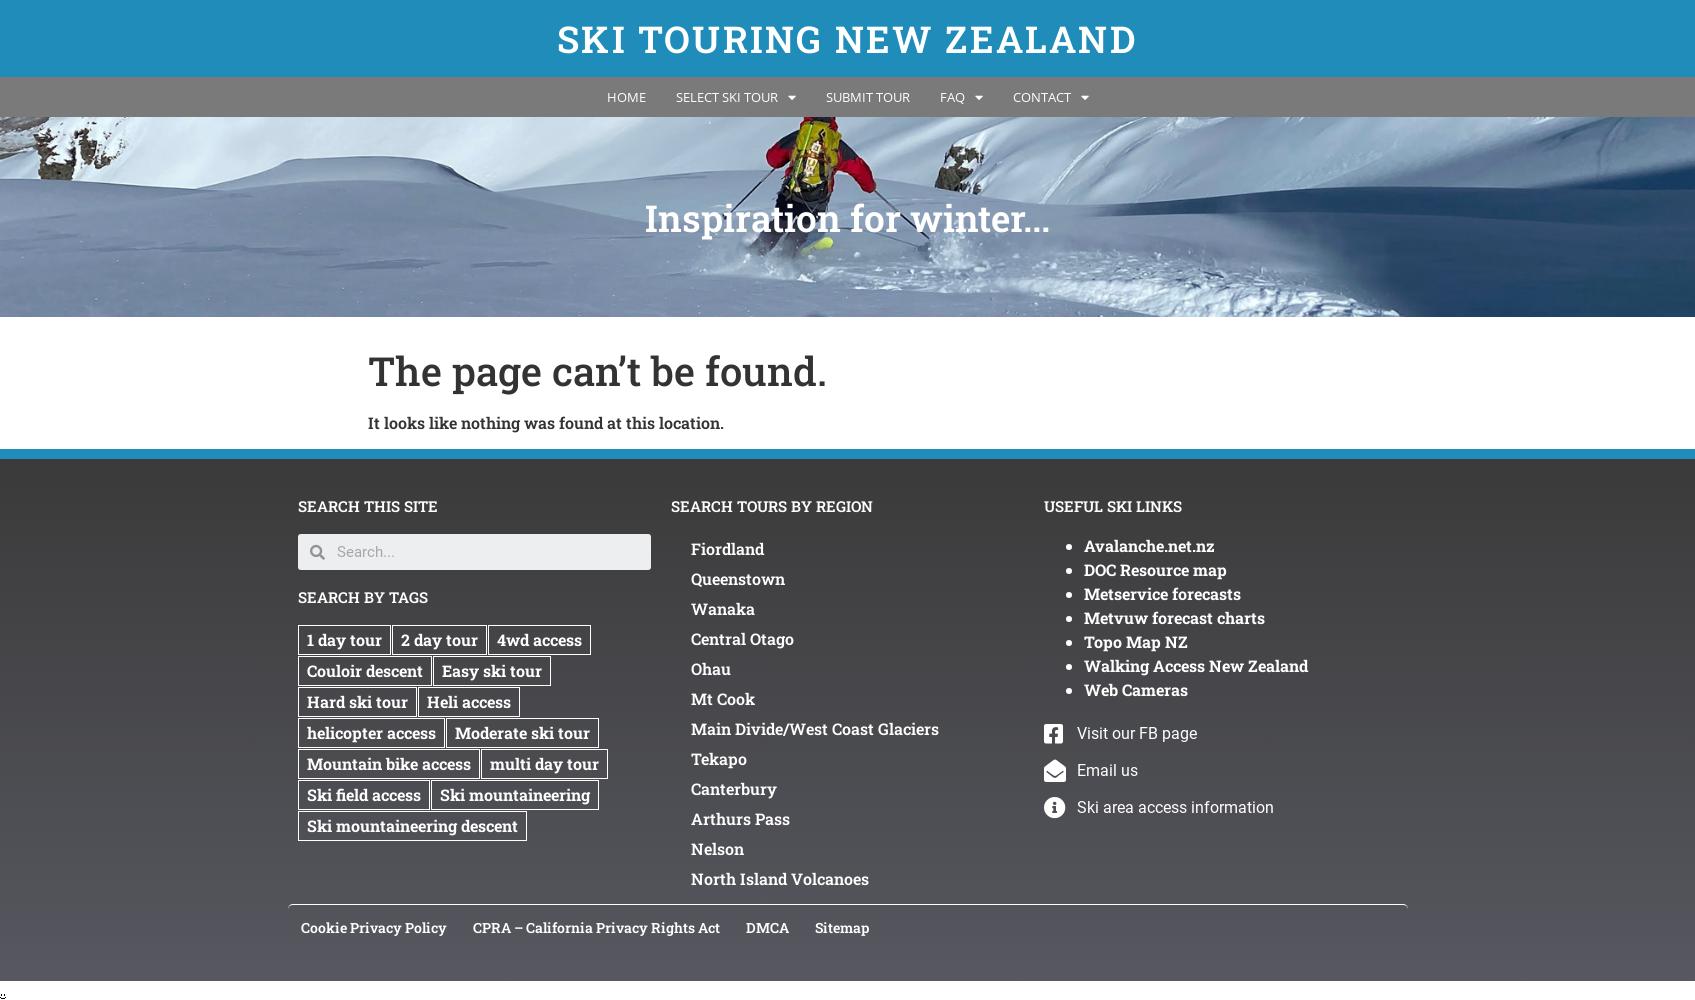 The width and height of the screenshot is (1695, 1000). What do you see at coordinates (846, 38) in the screenshot?
I see `'Ski Touring New Zealand'` at bounding box center [846, 38].